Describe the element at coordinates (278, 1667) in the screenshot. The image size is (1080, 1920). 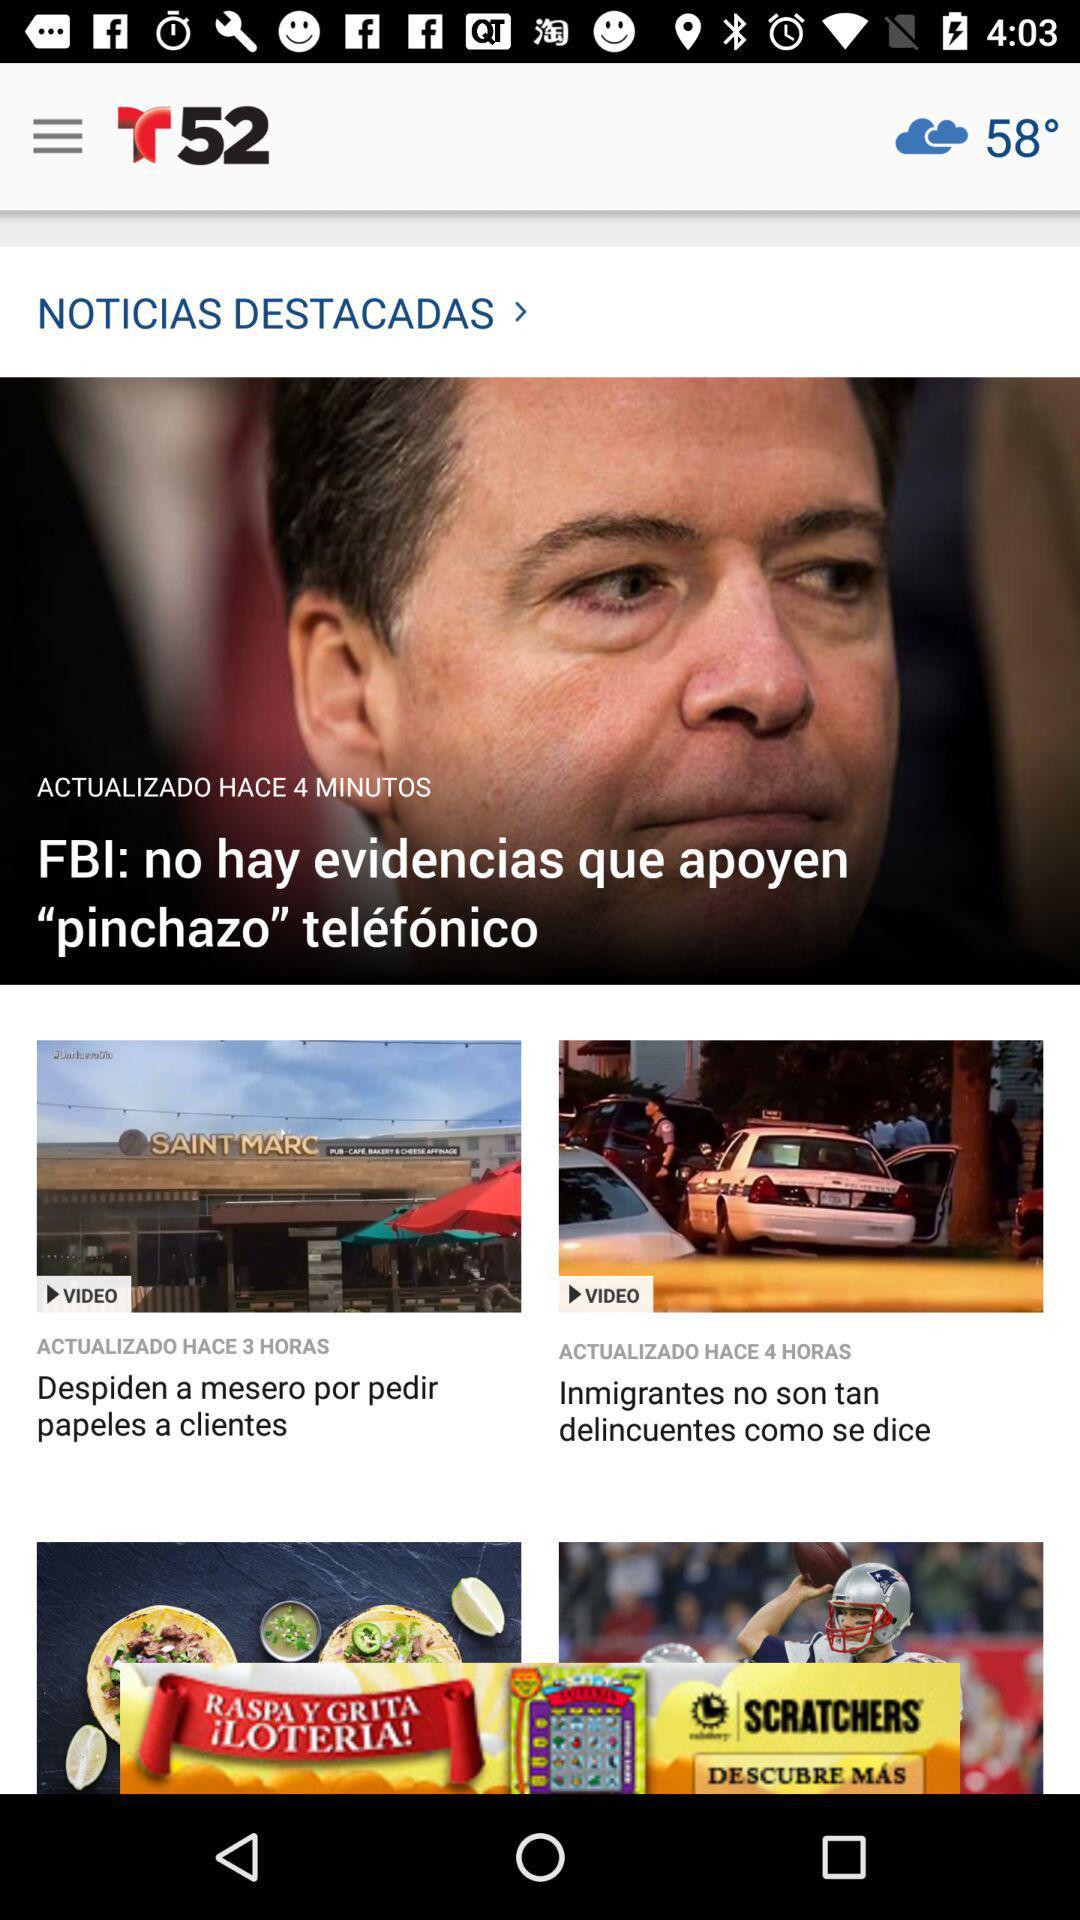
I see `it is a picture of savory food` at that location.